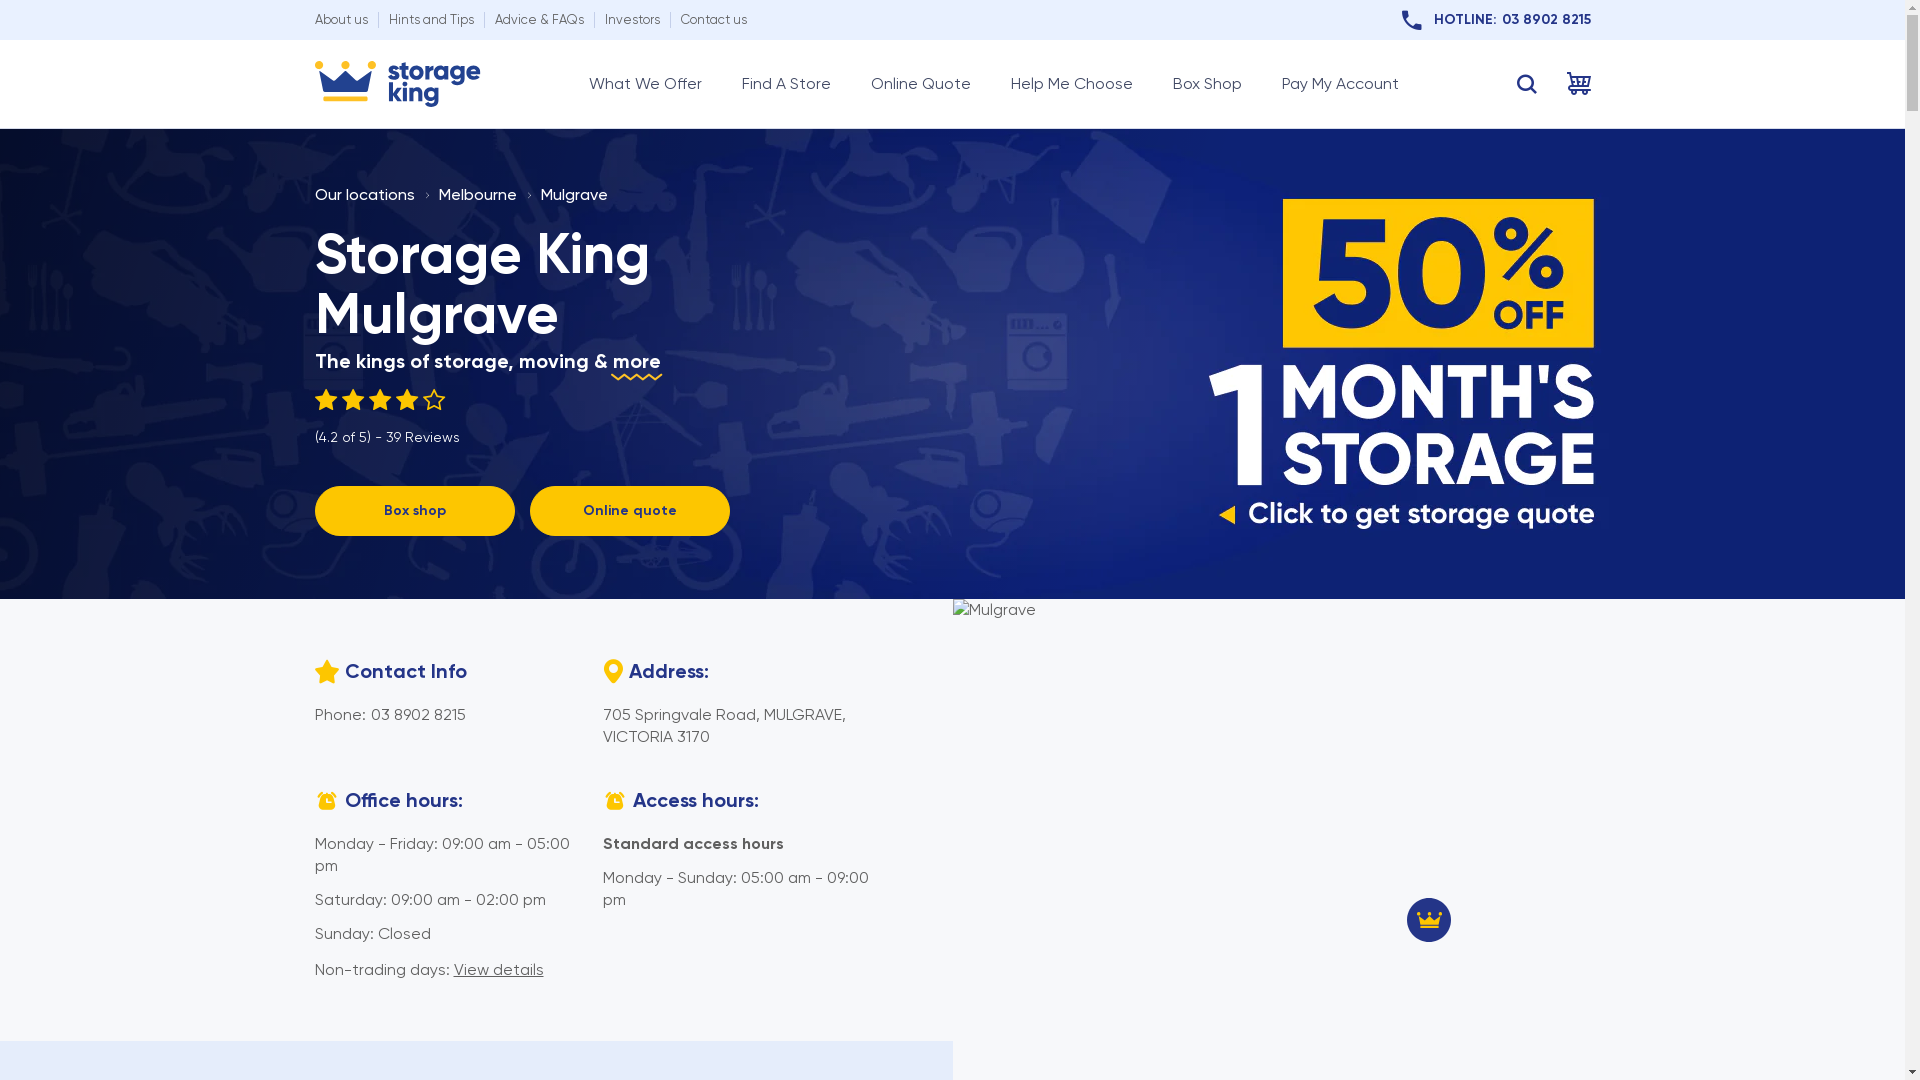  I want to click on 'HOTLINE:, so click(1496, 19).